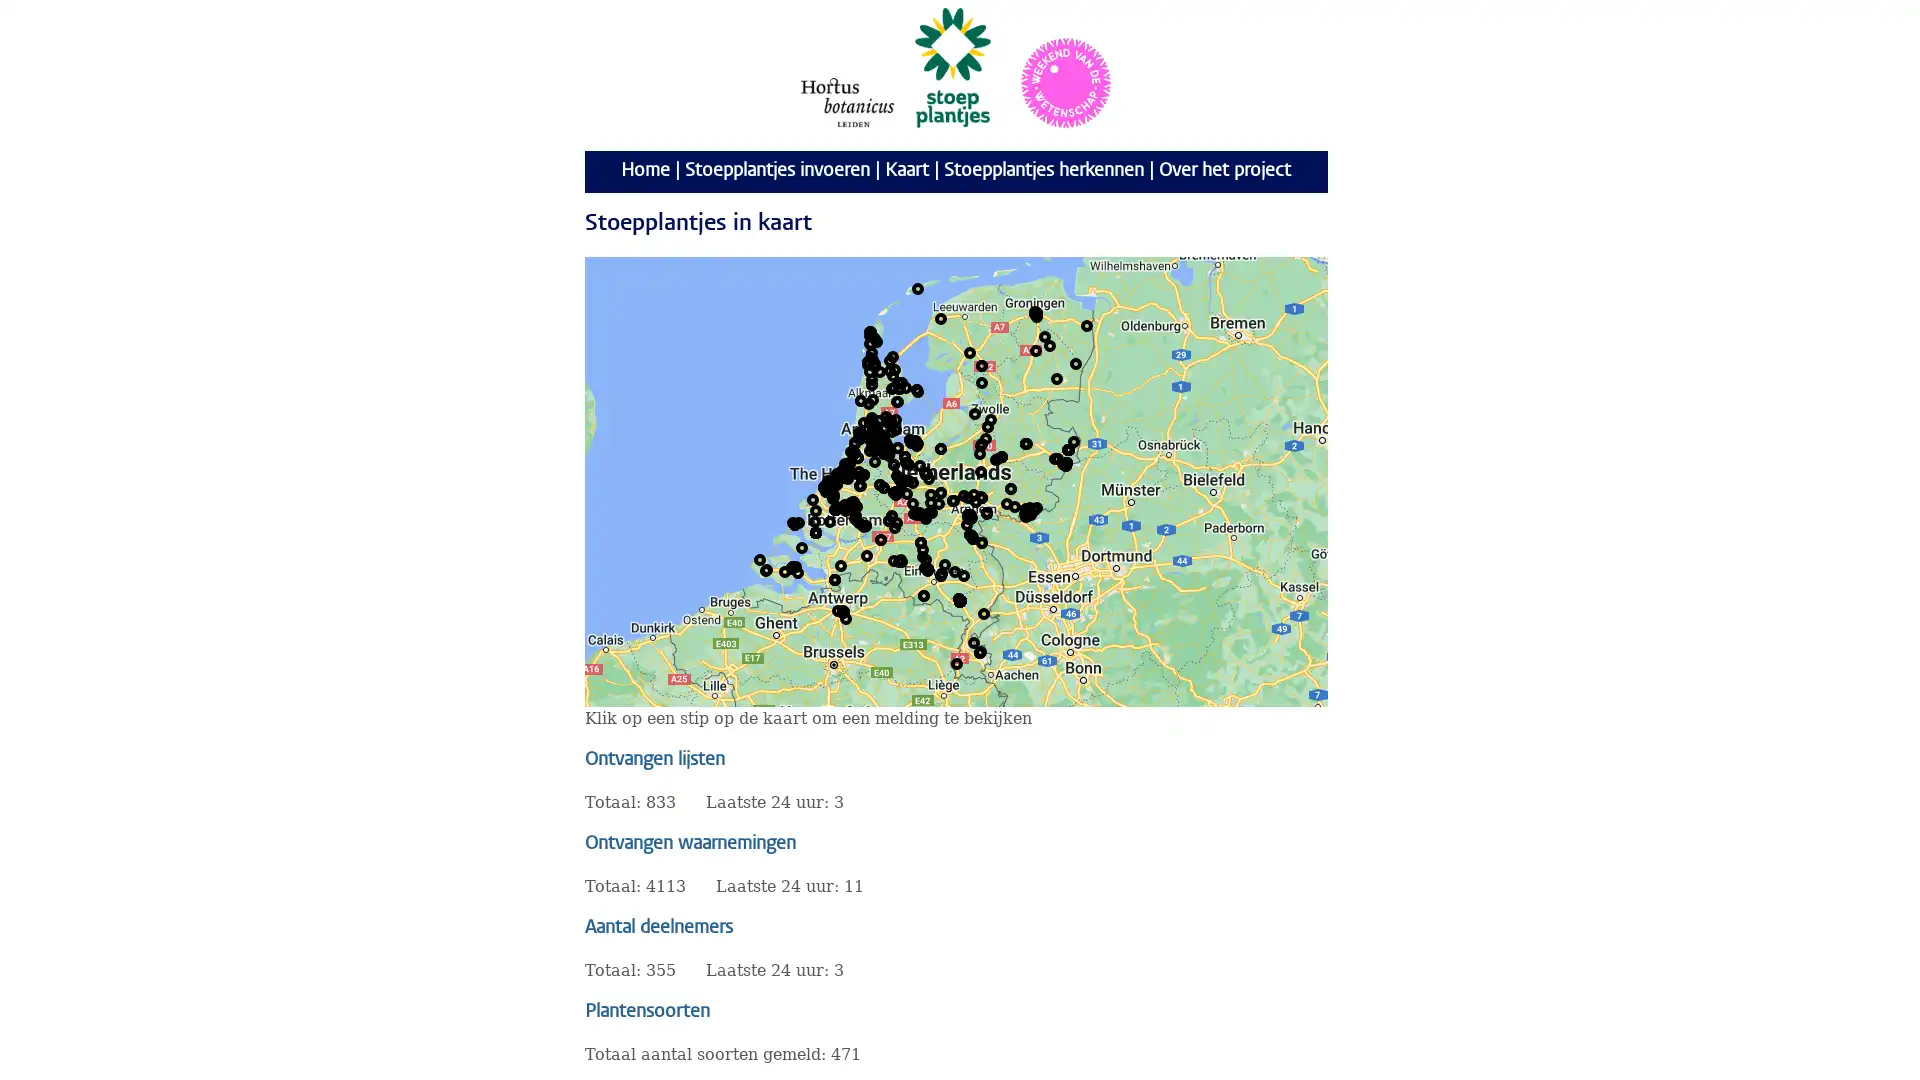 The image size is (1920, 1080). Describe the element at coordinates (872, 445) in the screenshot. I see `Telling van op 16 december 2021` at that location.